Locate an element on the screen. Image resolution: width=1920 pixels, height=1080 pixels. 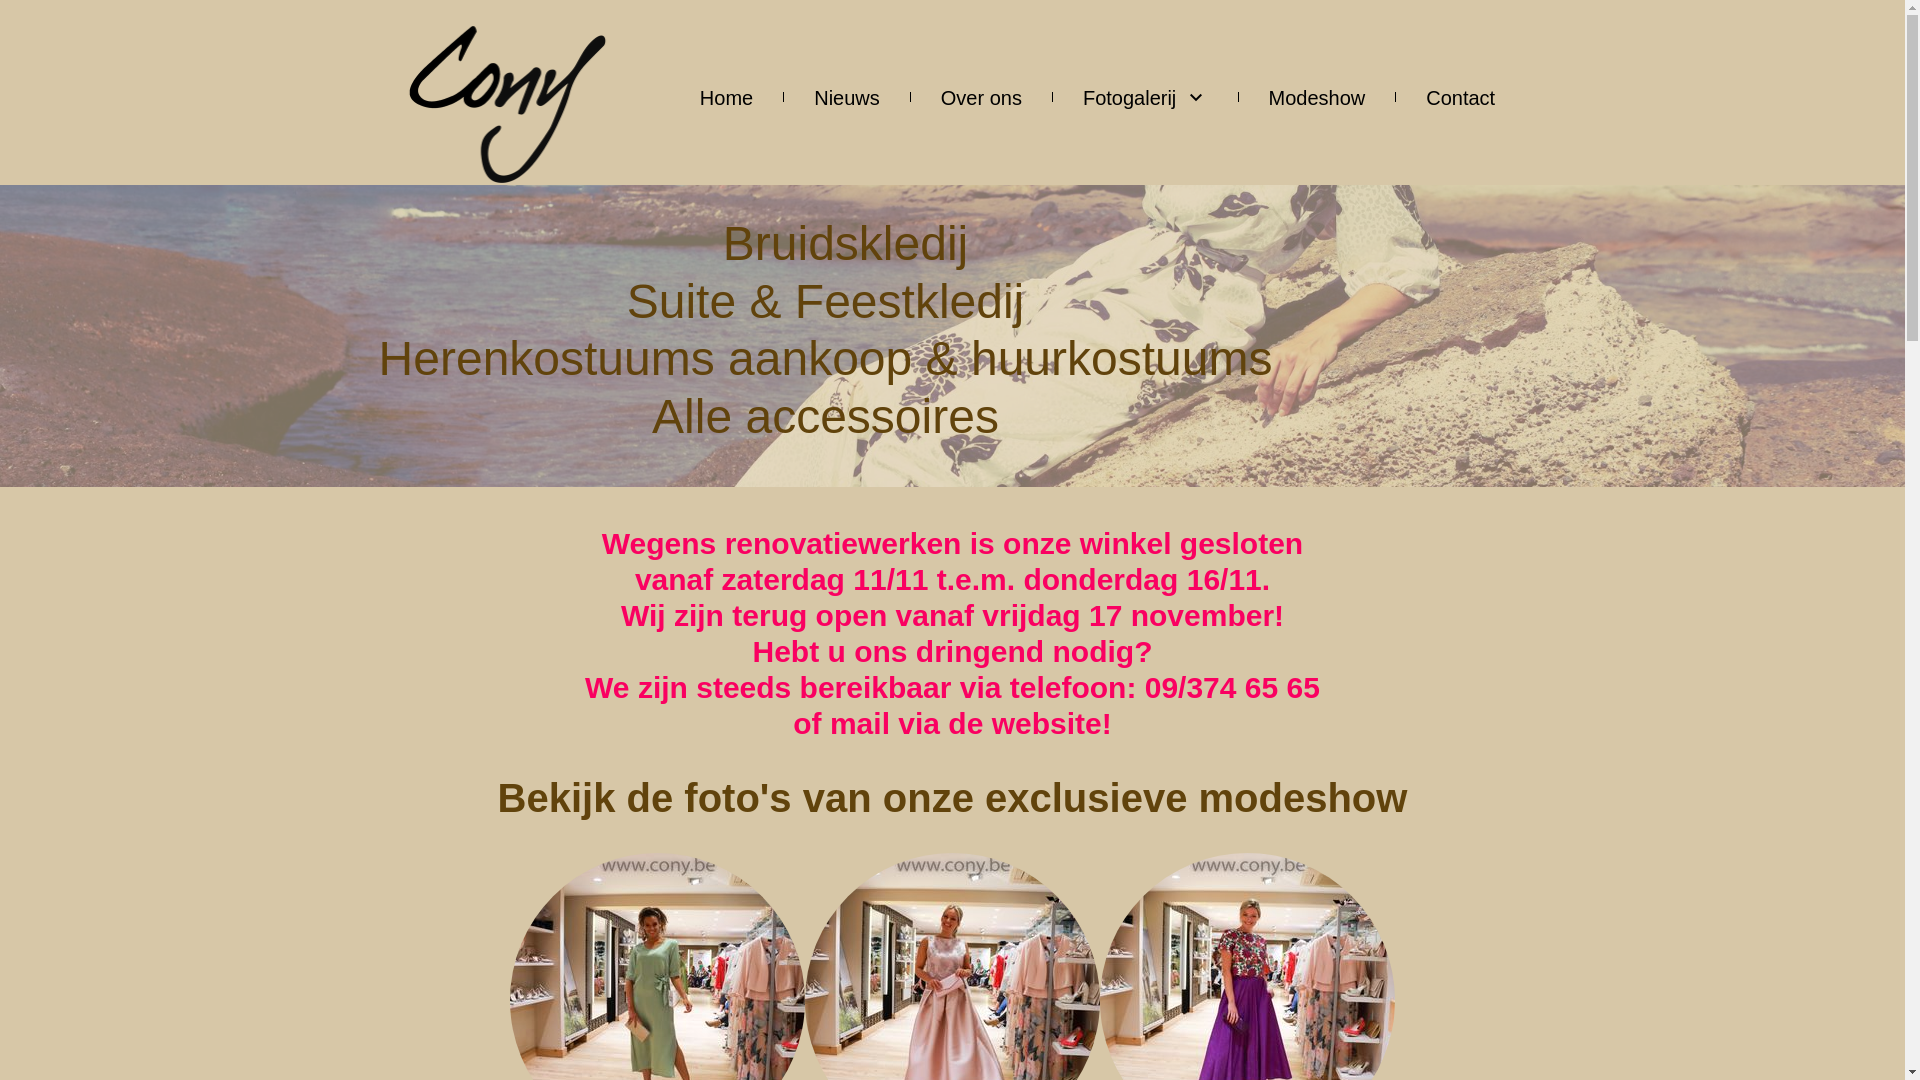
'Modeshow' is located at coordinates (1316, 96).